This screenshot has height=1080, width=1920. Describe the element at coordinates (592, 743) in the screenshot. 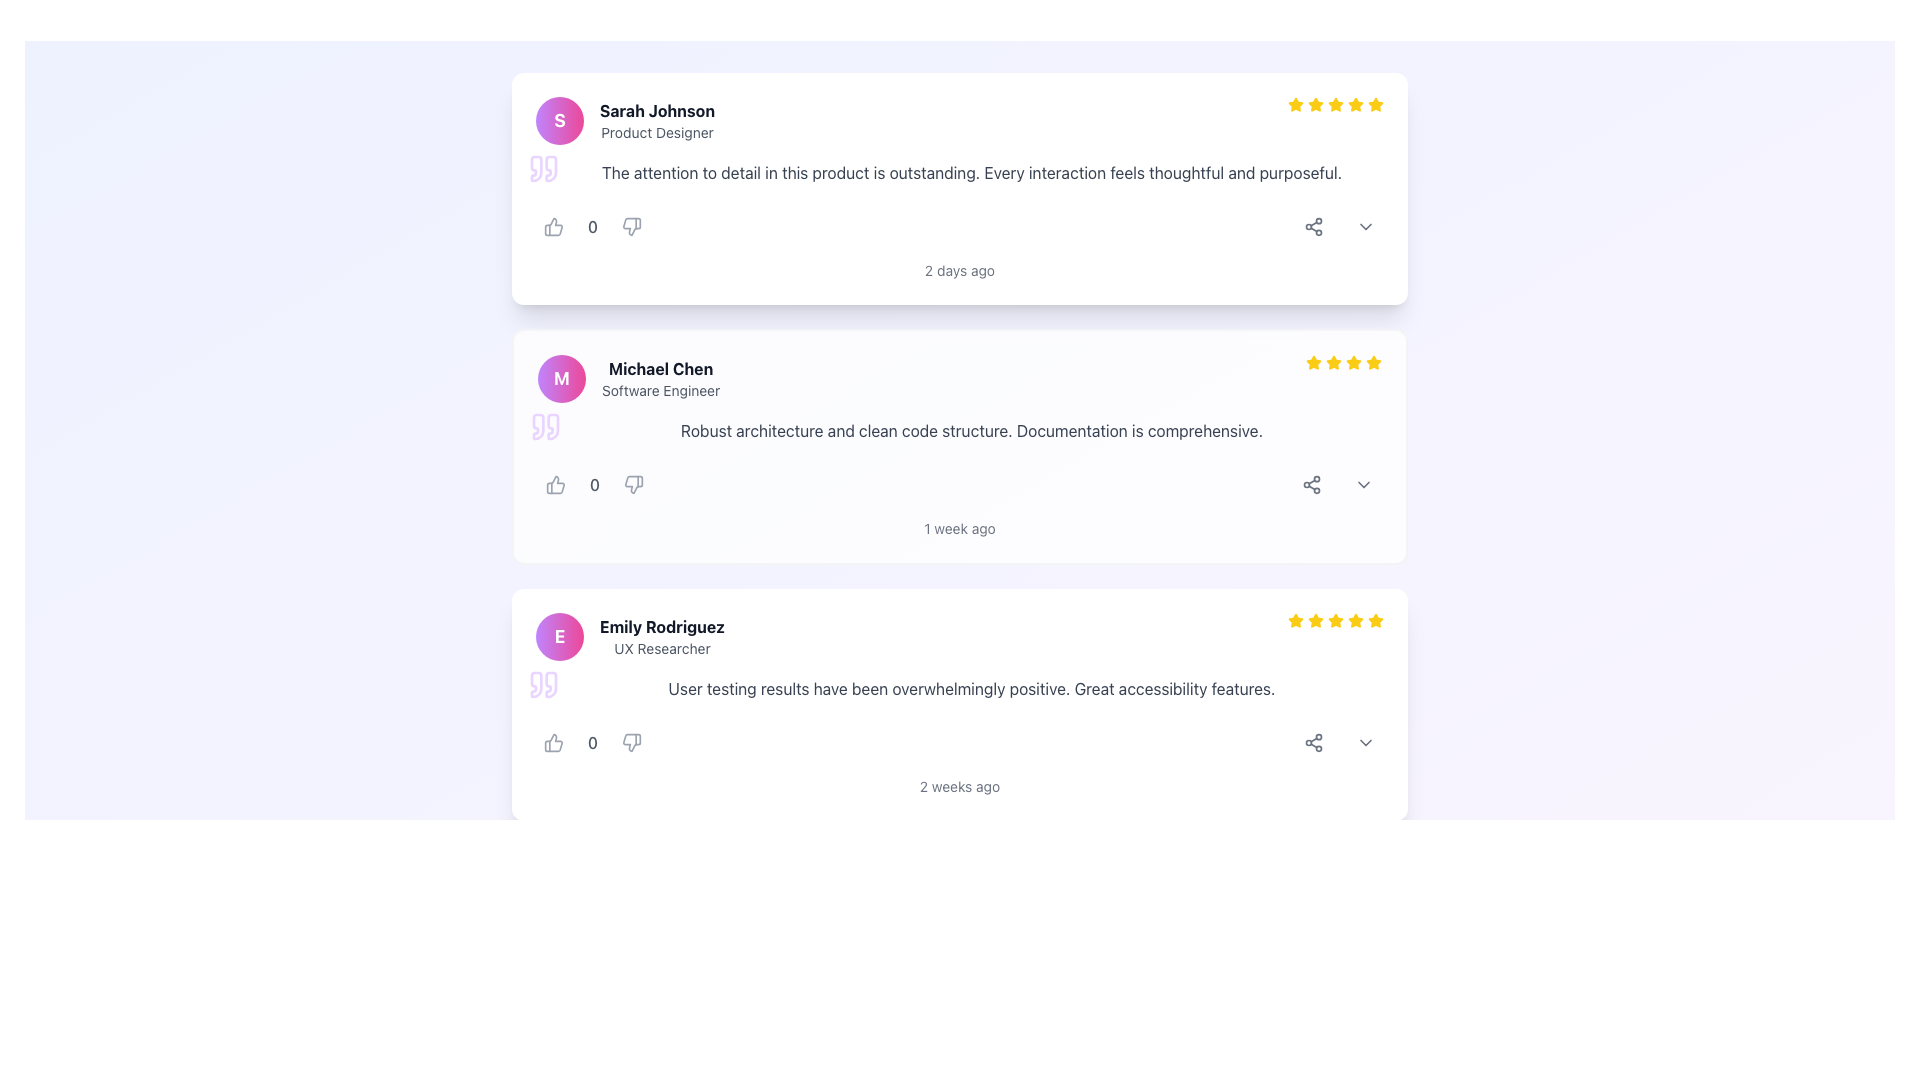

I see `the text displaying the numerical count of interactions located at the bottom-right of the user feedback card, positioned between the thumbs-up and thumbs-down icons` at that location.